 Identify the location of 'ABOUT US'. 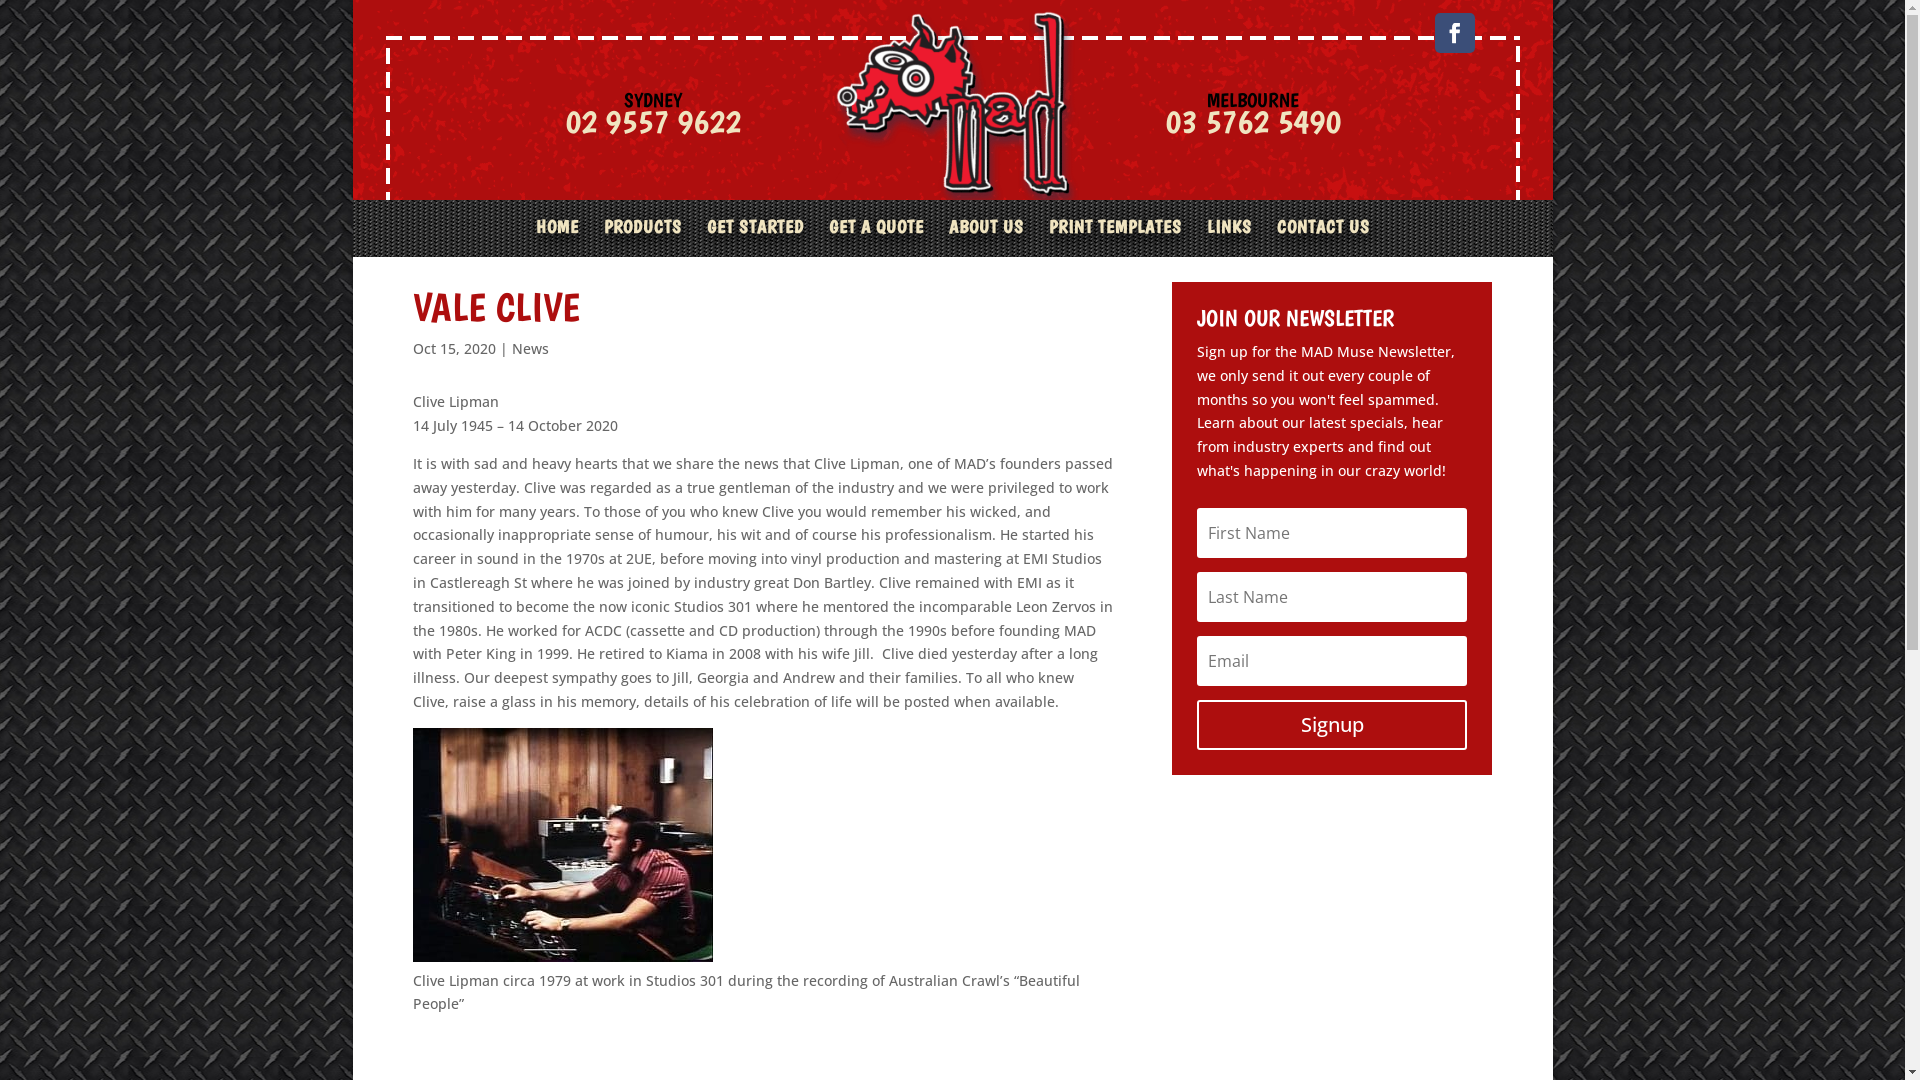
(985, 237).